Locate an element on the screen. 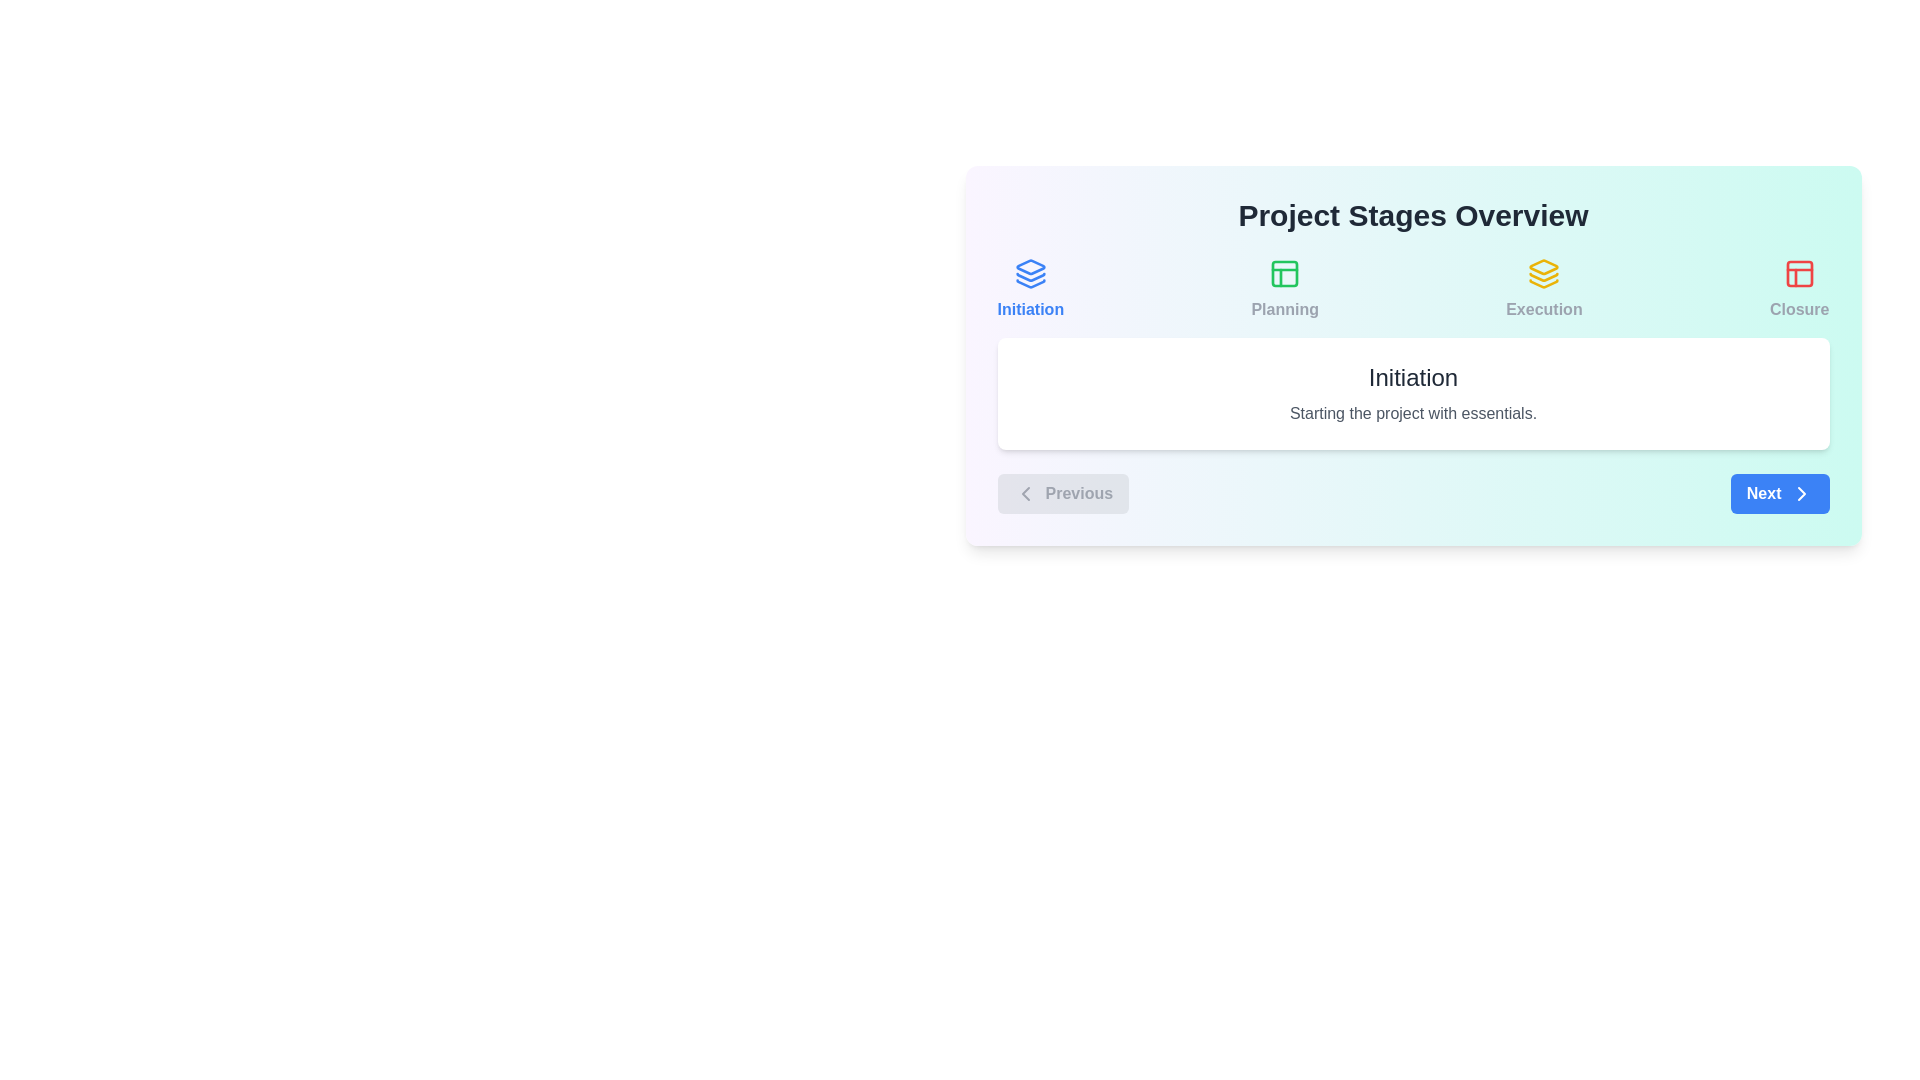 This screenshot has height=1080, width=1920. the 'Initiation' step button, which is located on the leftmost side of the workflow steps is located at coordinates (1030, 289).